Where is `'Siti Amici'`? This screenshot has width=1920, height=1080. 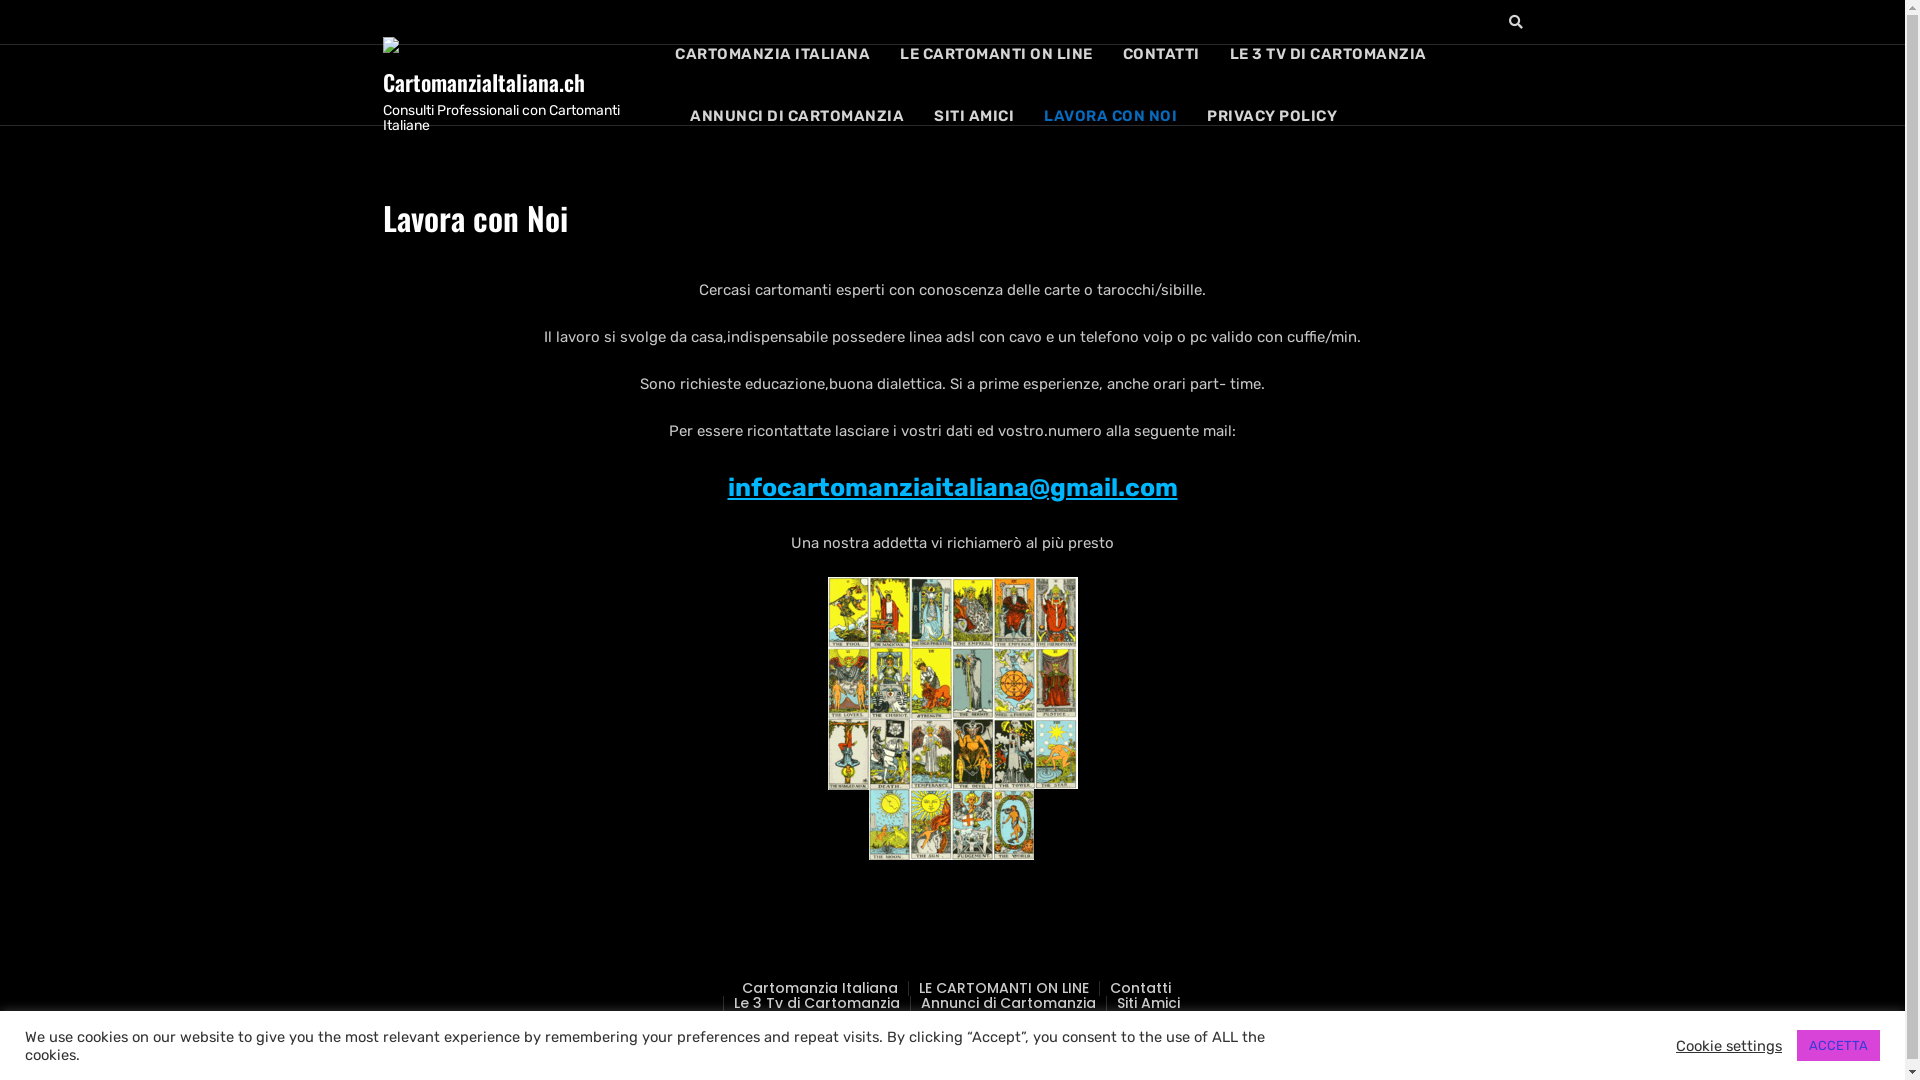
'Siti Amici' is located at coordinates (1148, 1002).